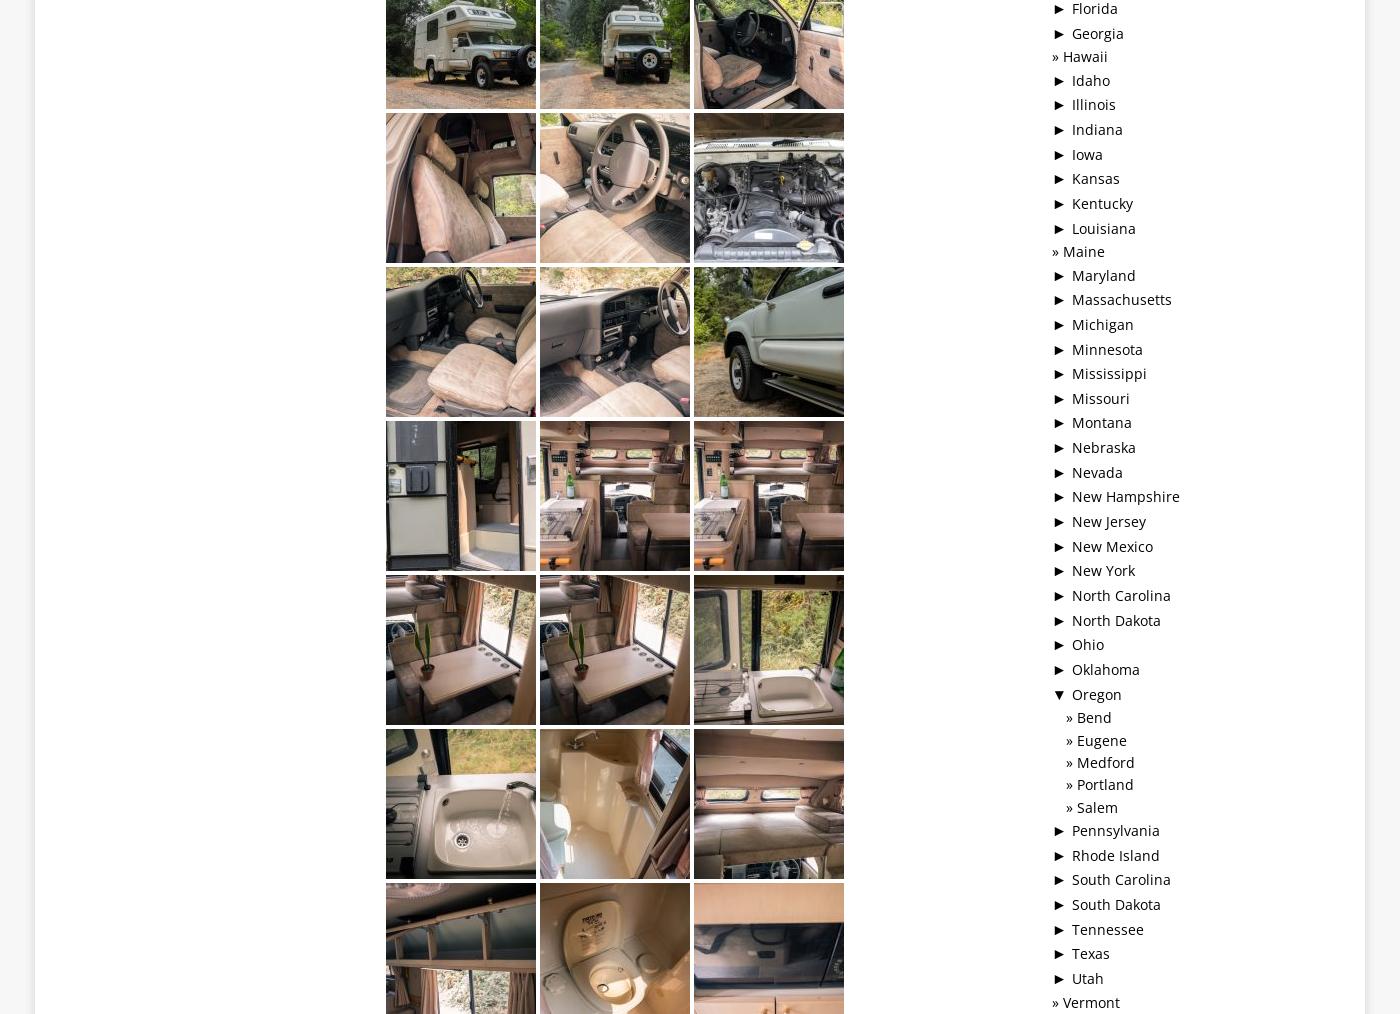 The height and width of the screenshot is (1014, 1400). Describe the element at coordinates (1101, 421) in the screenshot. I see `'Montana'` at that location.